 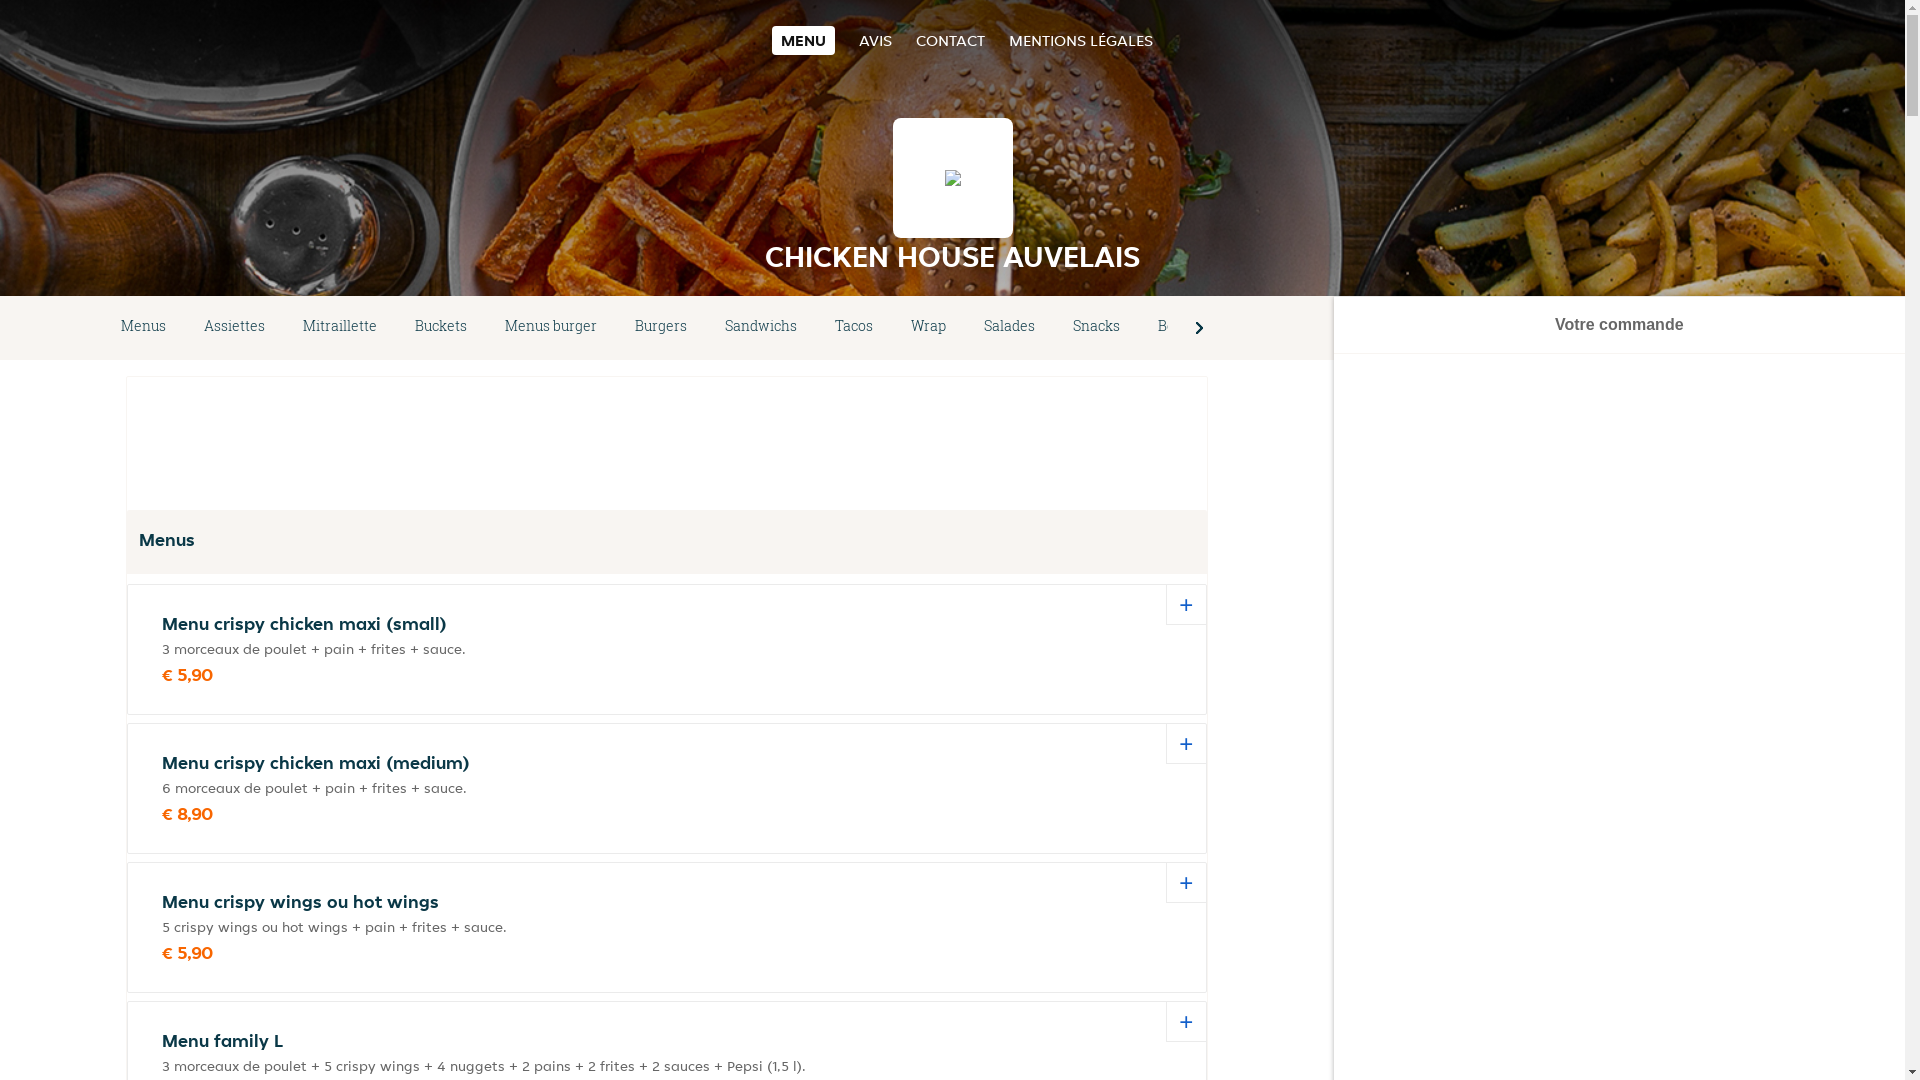 What do you see at coordinates (760, 326) in the screenshot?
I see `'Sandwichs'` at bounding box center [760, 326].